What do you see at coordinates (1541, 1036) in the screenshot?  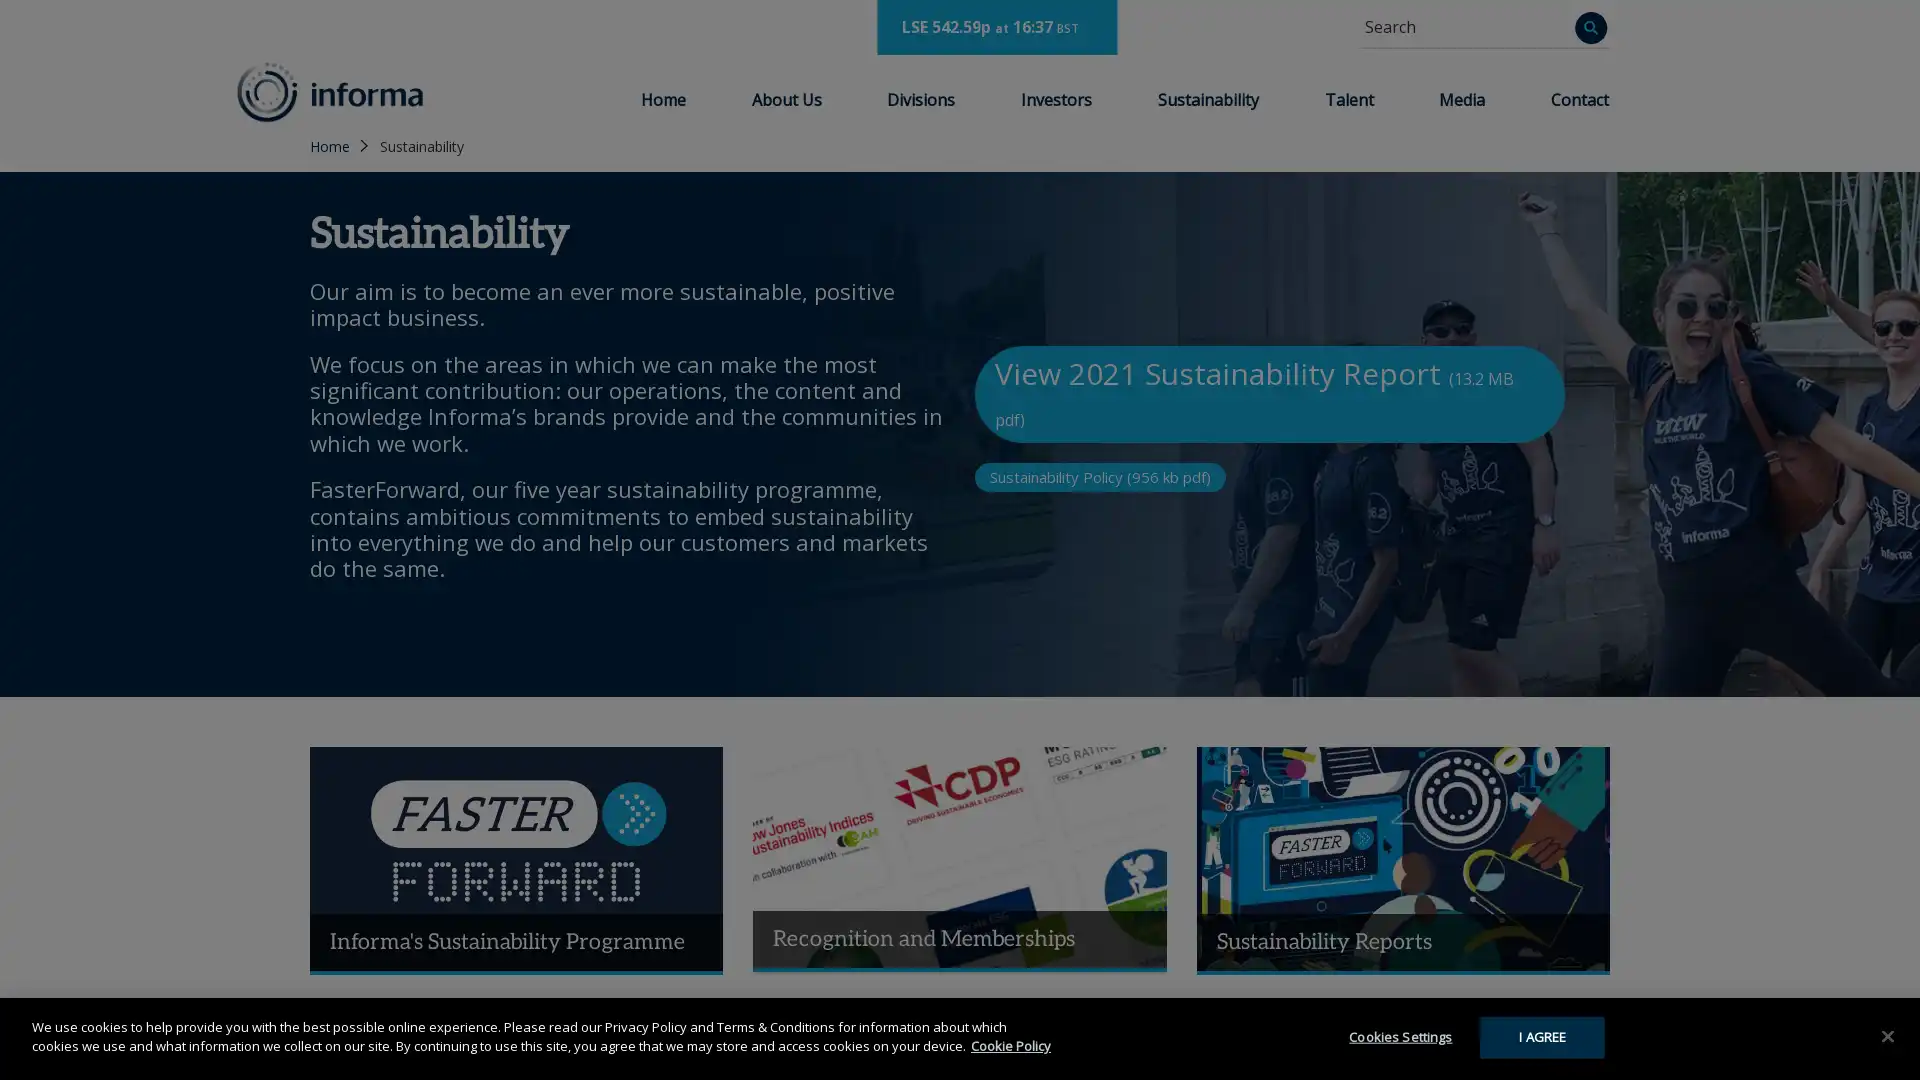 I see `I AGREE` at bounding box center [1541, 1036].